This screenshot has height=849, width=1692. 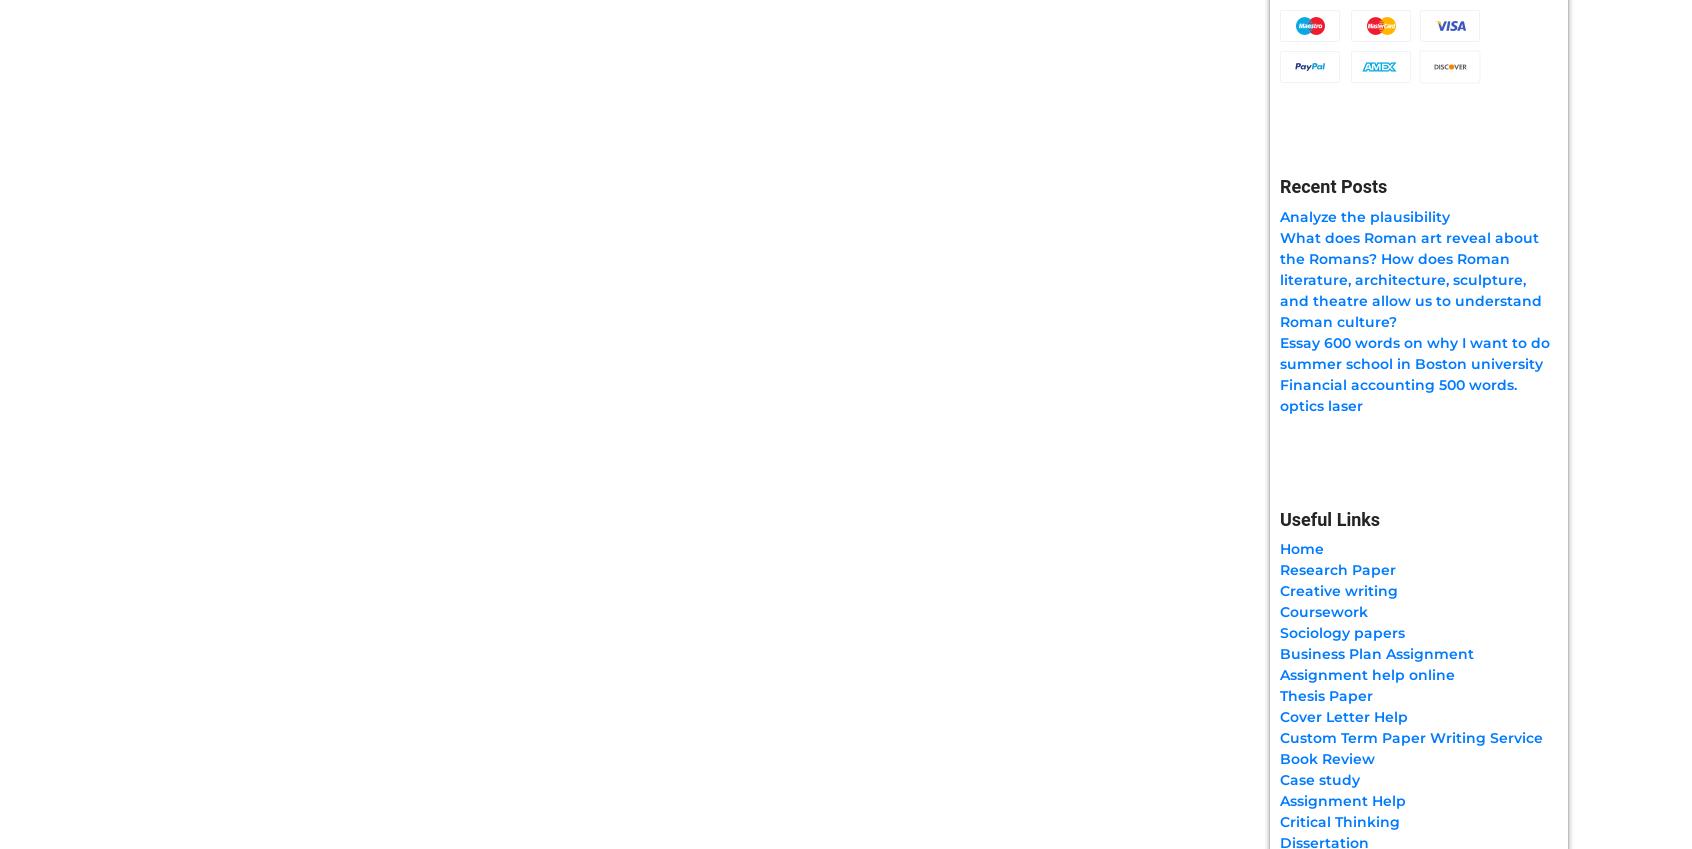 What do you see at coordinates (1398, 383) in the screenshot?
I see `'Financial accounting 500 words.'` at bounding box center [1398, 383].